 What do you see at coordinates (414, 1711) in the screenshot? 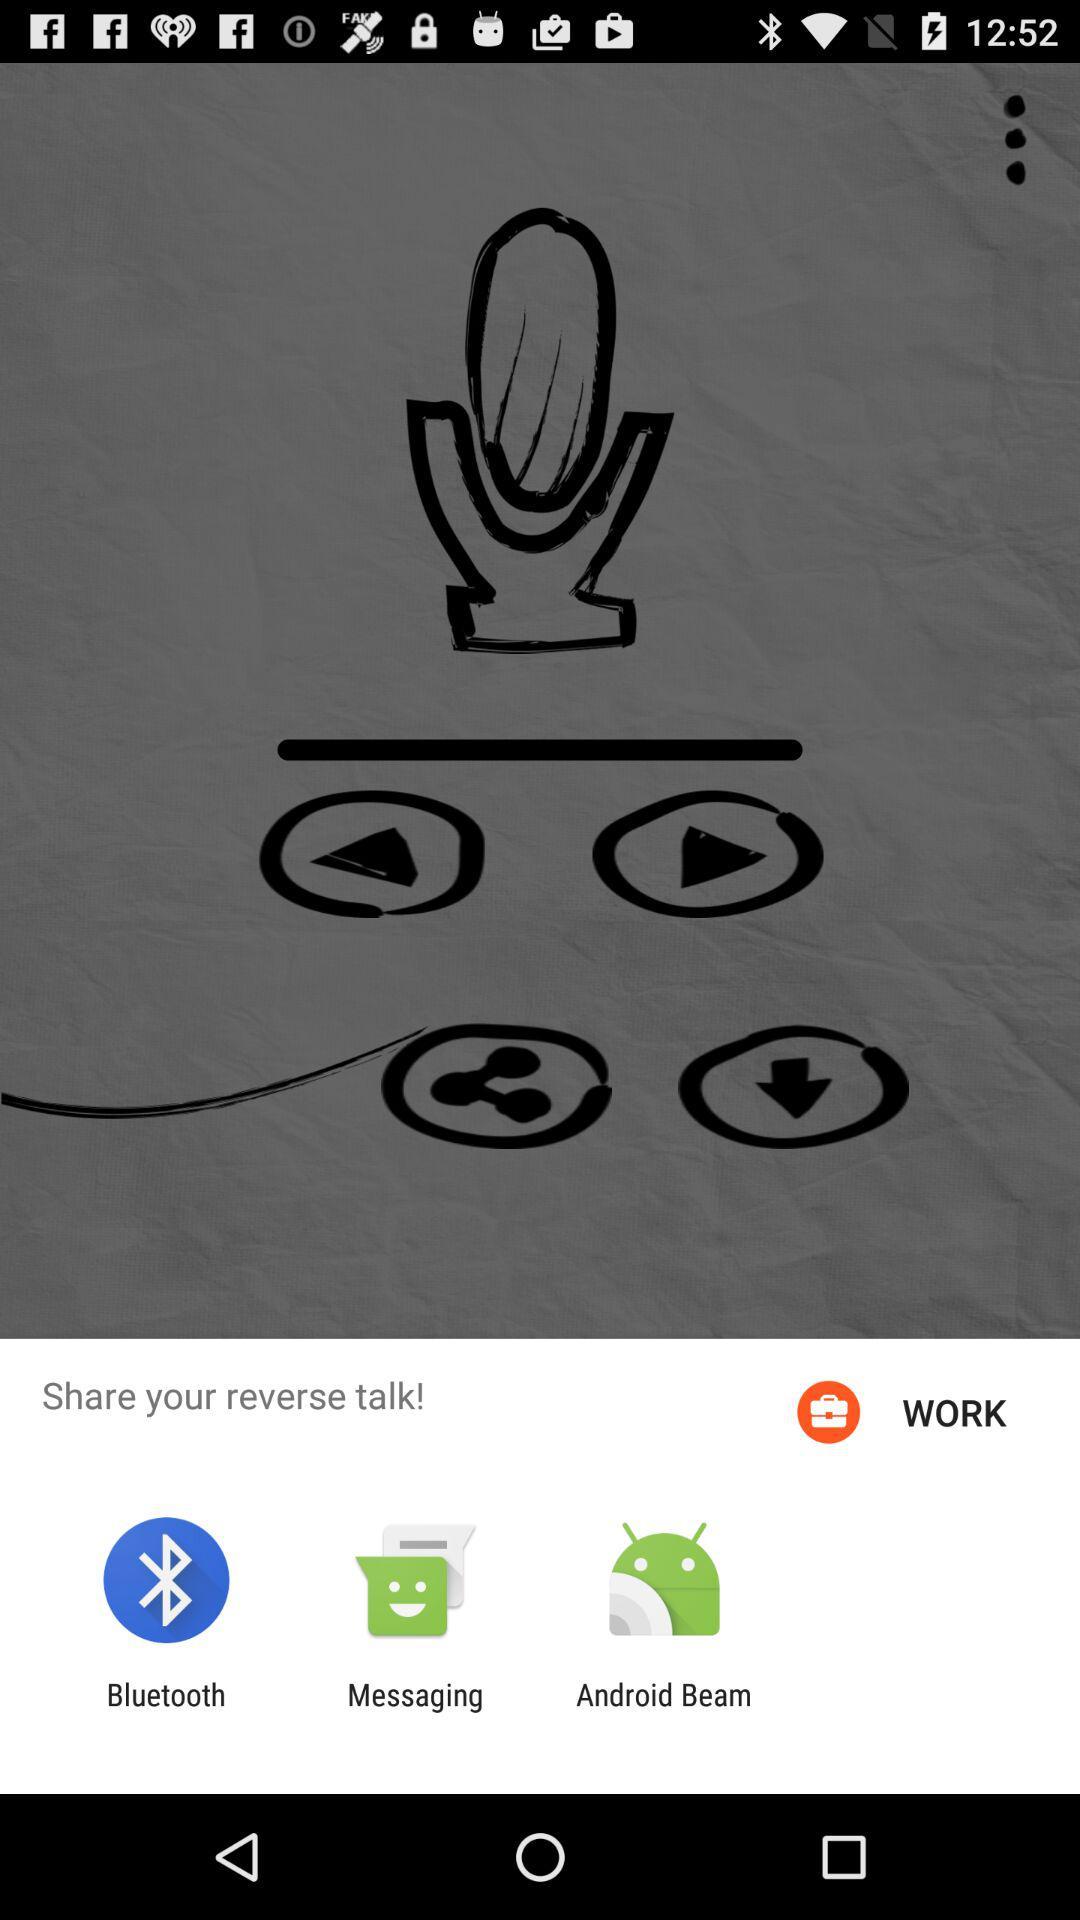
I see `item next to the bluetooth` at bounding box center [414, 1711].